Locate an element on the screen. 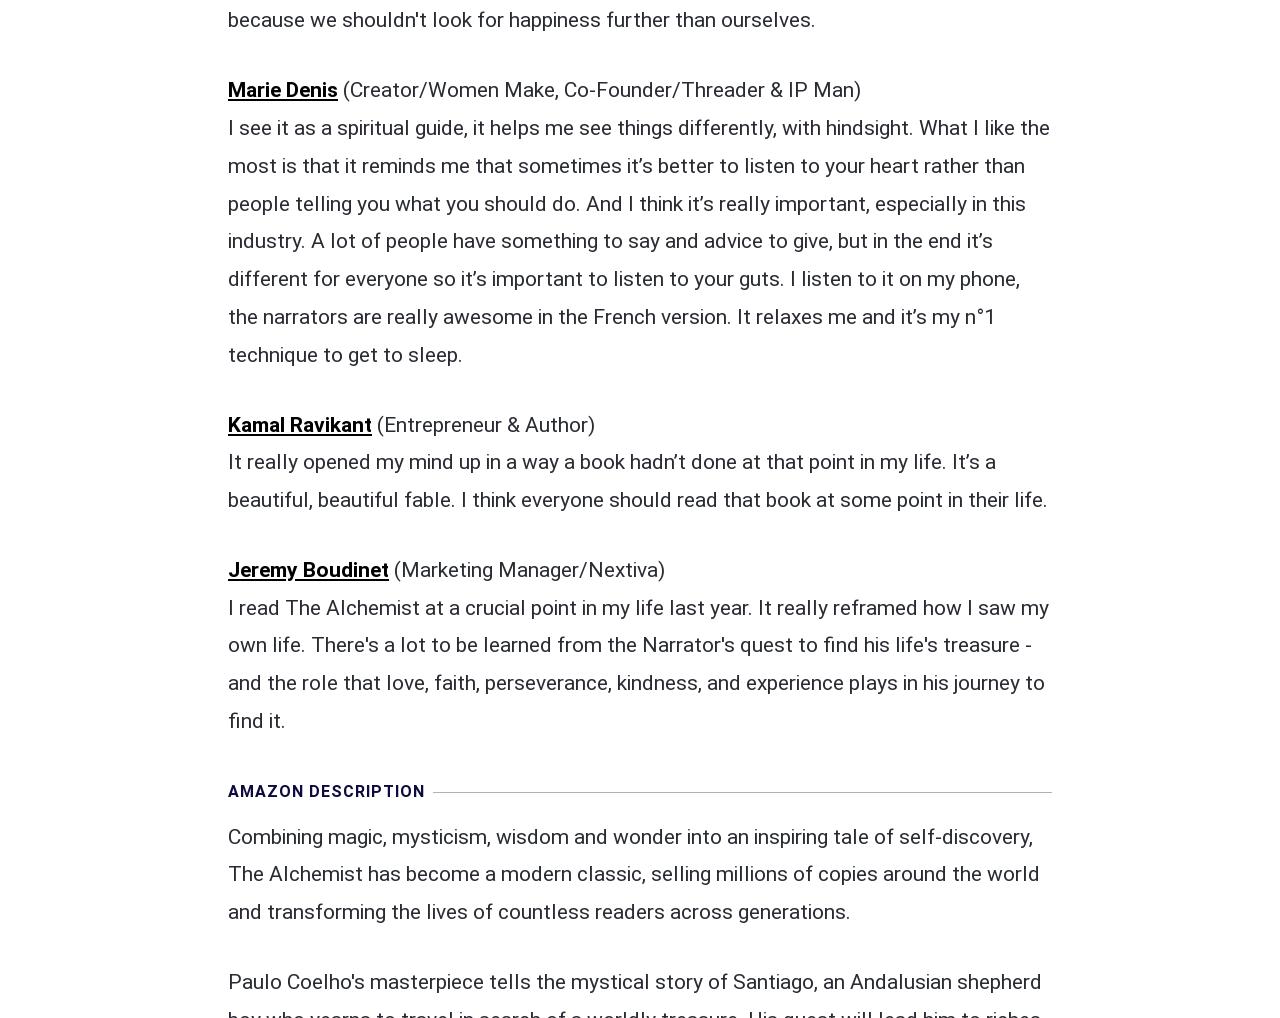 The height and width of the screenshot is (1018, 1280). 'Jeremy Boudinet' is located at coordinates (307, 154).